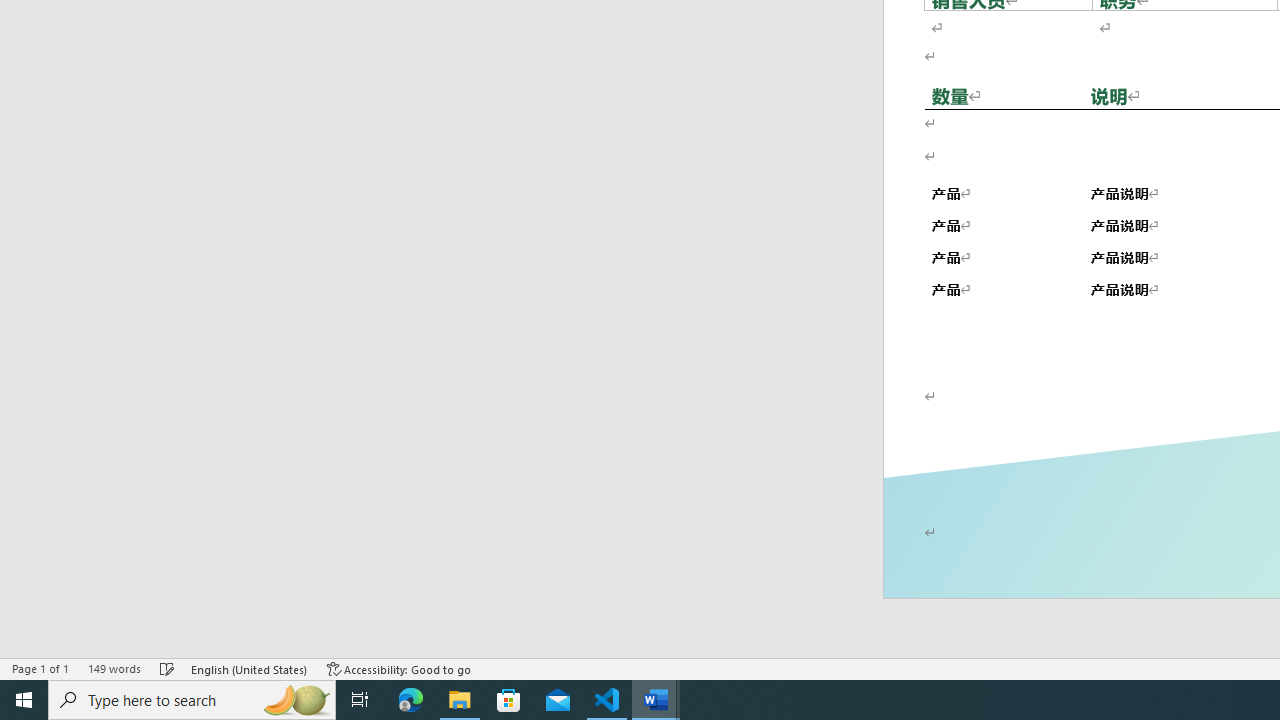 The image size is (1280, 720). What do you see at coordinates (168, 669) in the screenshot?
I see `'Spelling and Grammar Check Checking'` at bounding box center [168, 669].